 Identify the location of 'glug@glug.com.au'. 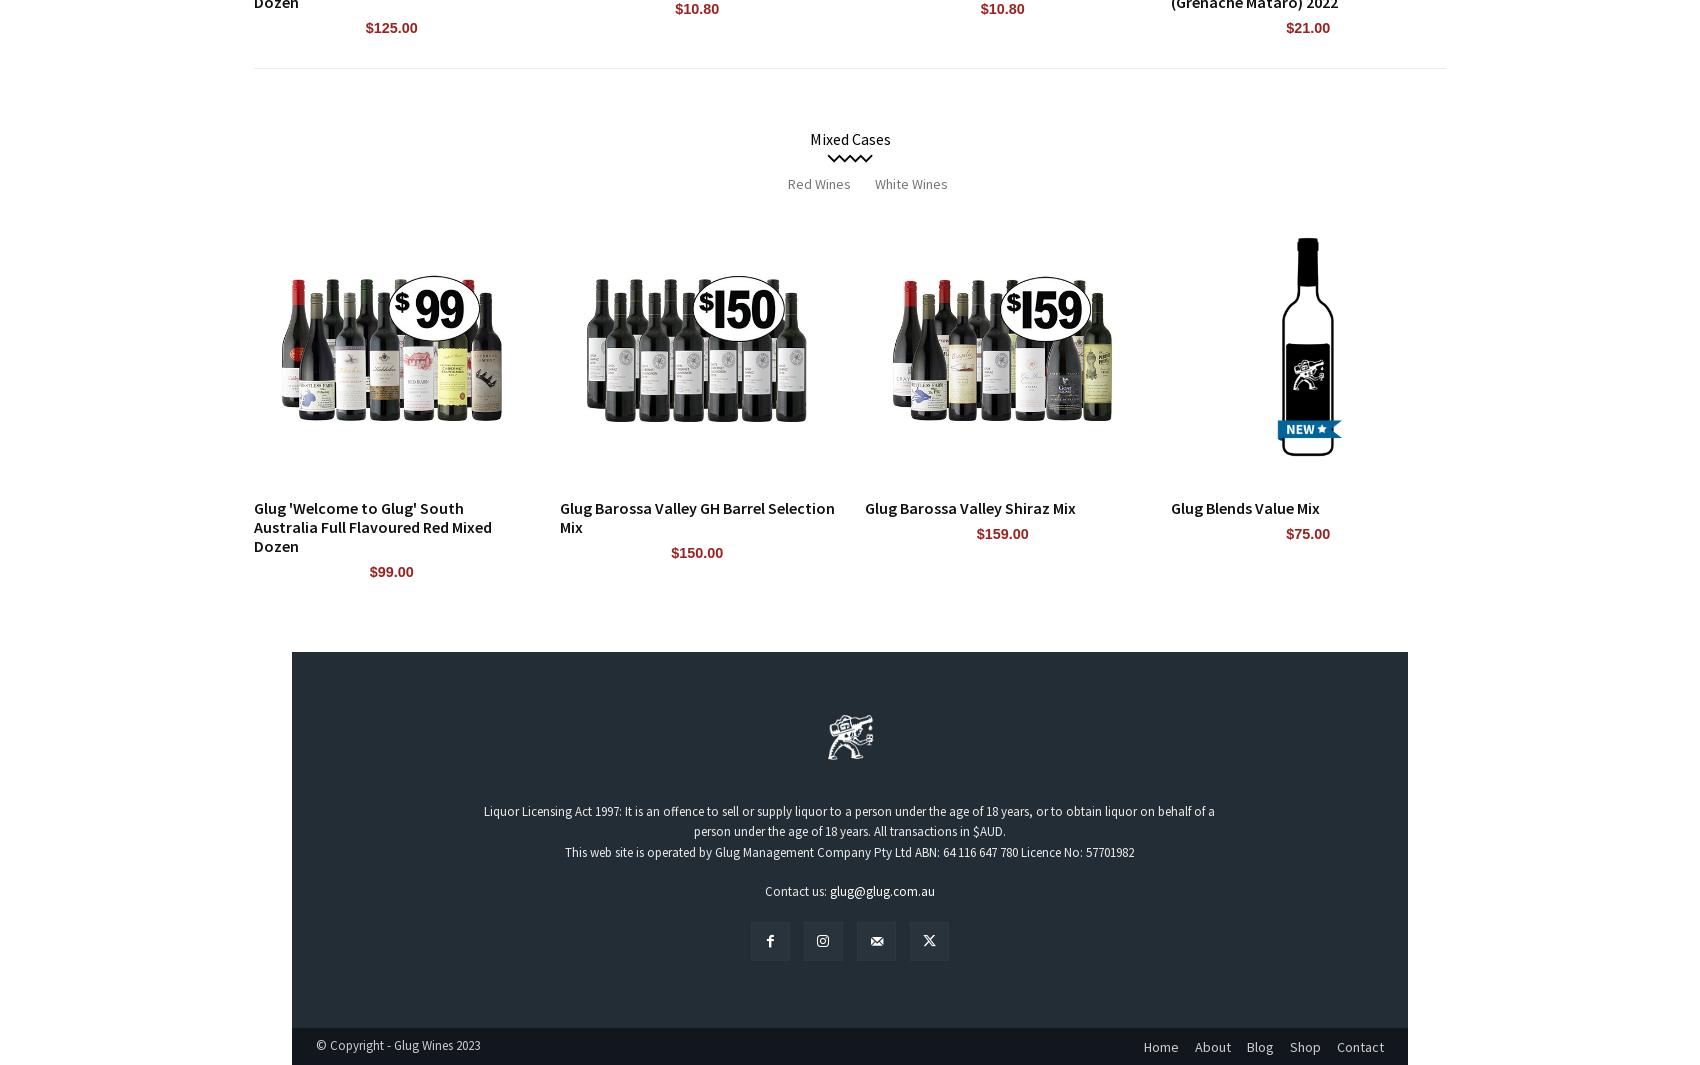
(882, 890).